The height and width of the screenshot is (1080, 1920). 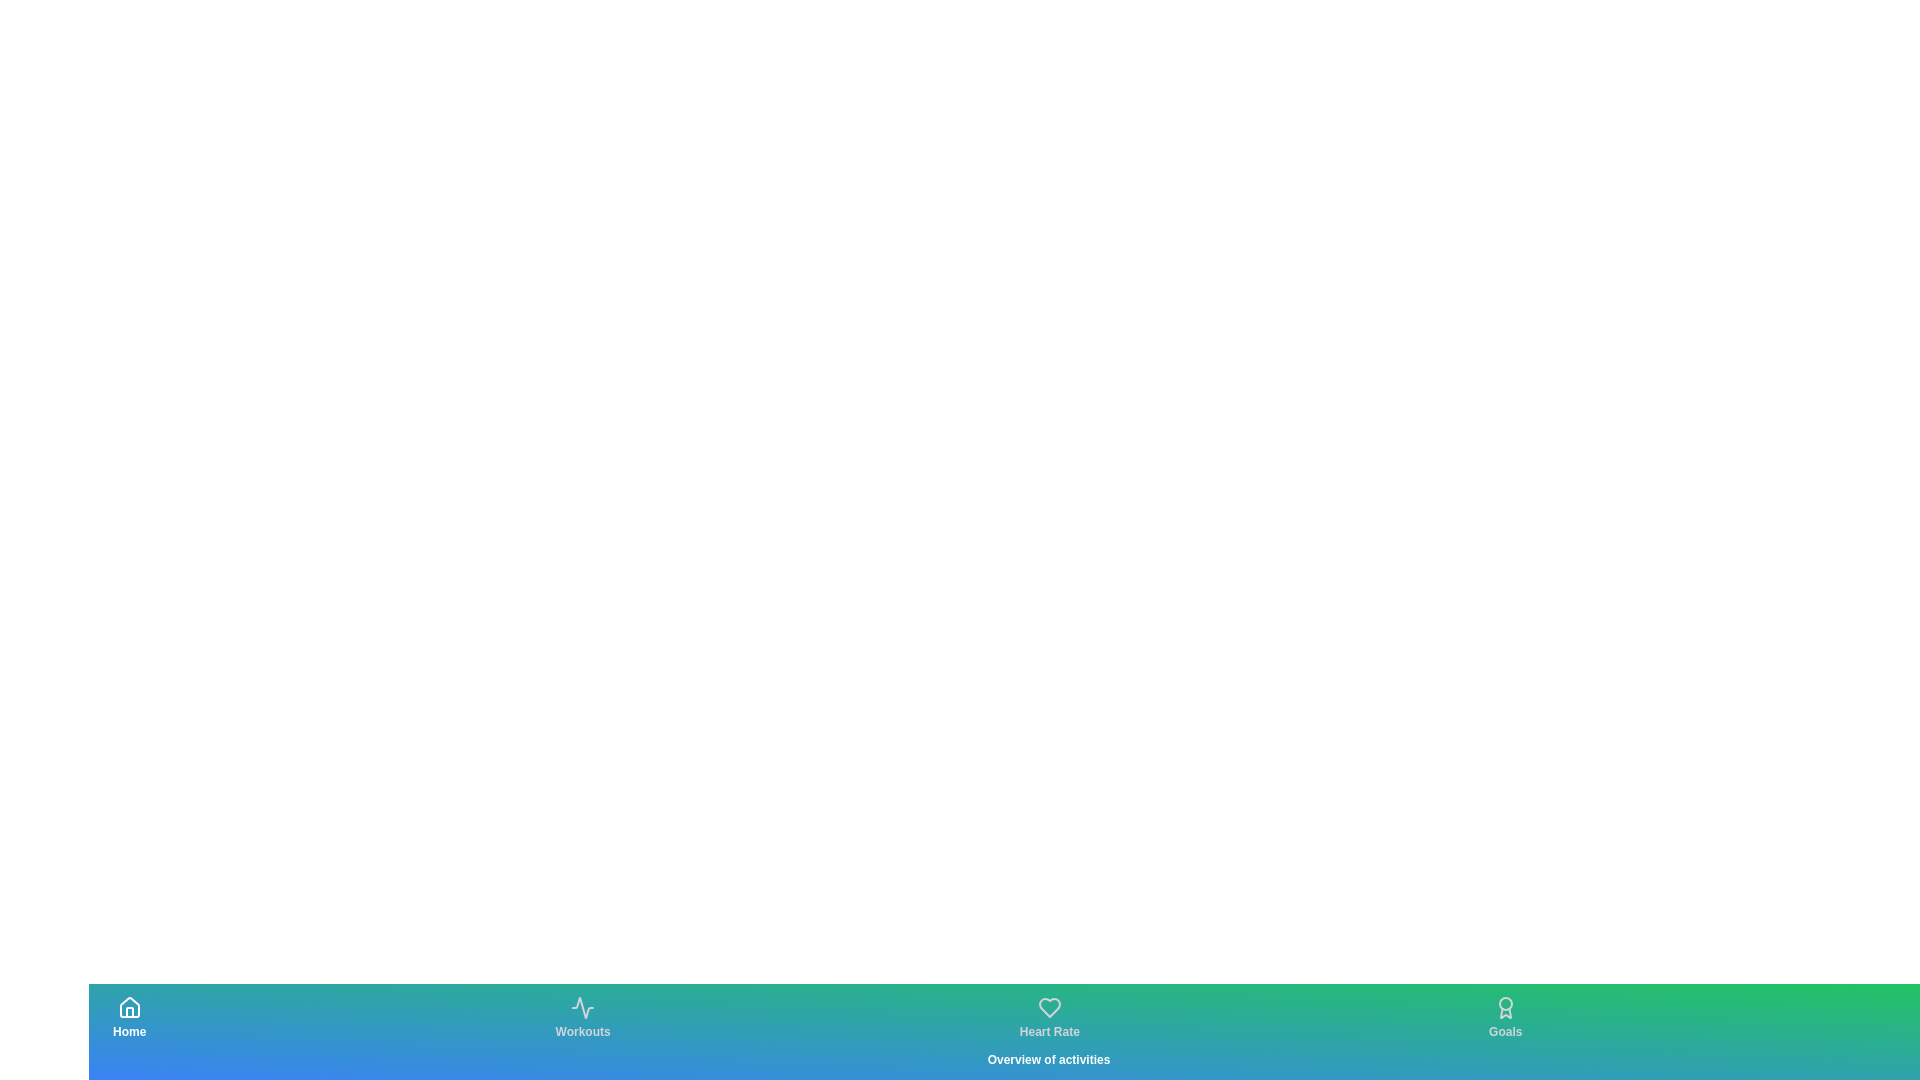 What do you see at coordinates (128, 1018) in the screenshot?
I see `the Home tab to switch to its section` at bounding box center [128, 1018].